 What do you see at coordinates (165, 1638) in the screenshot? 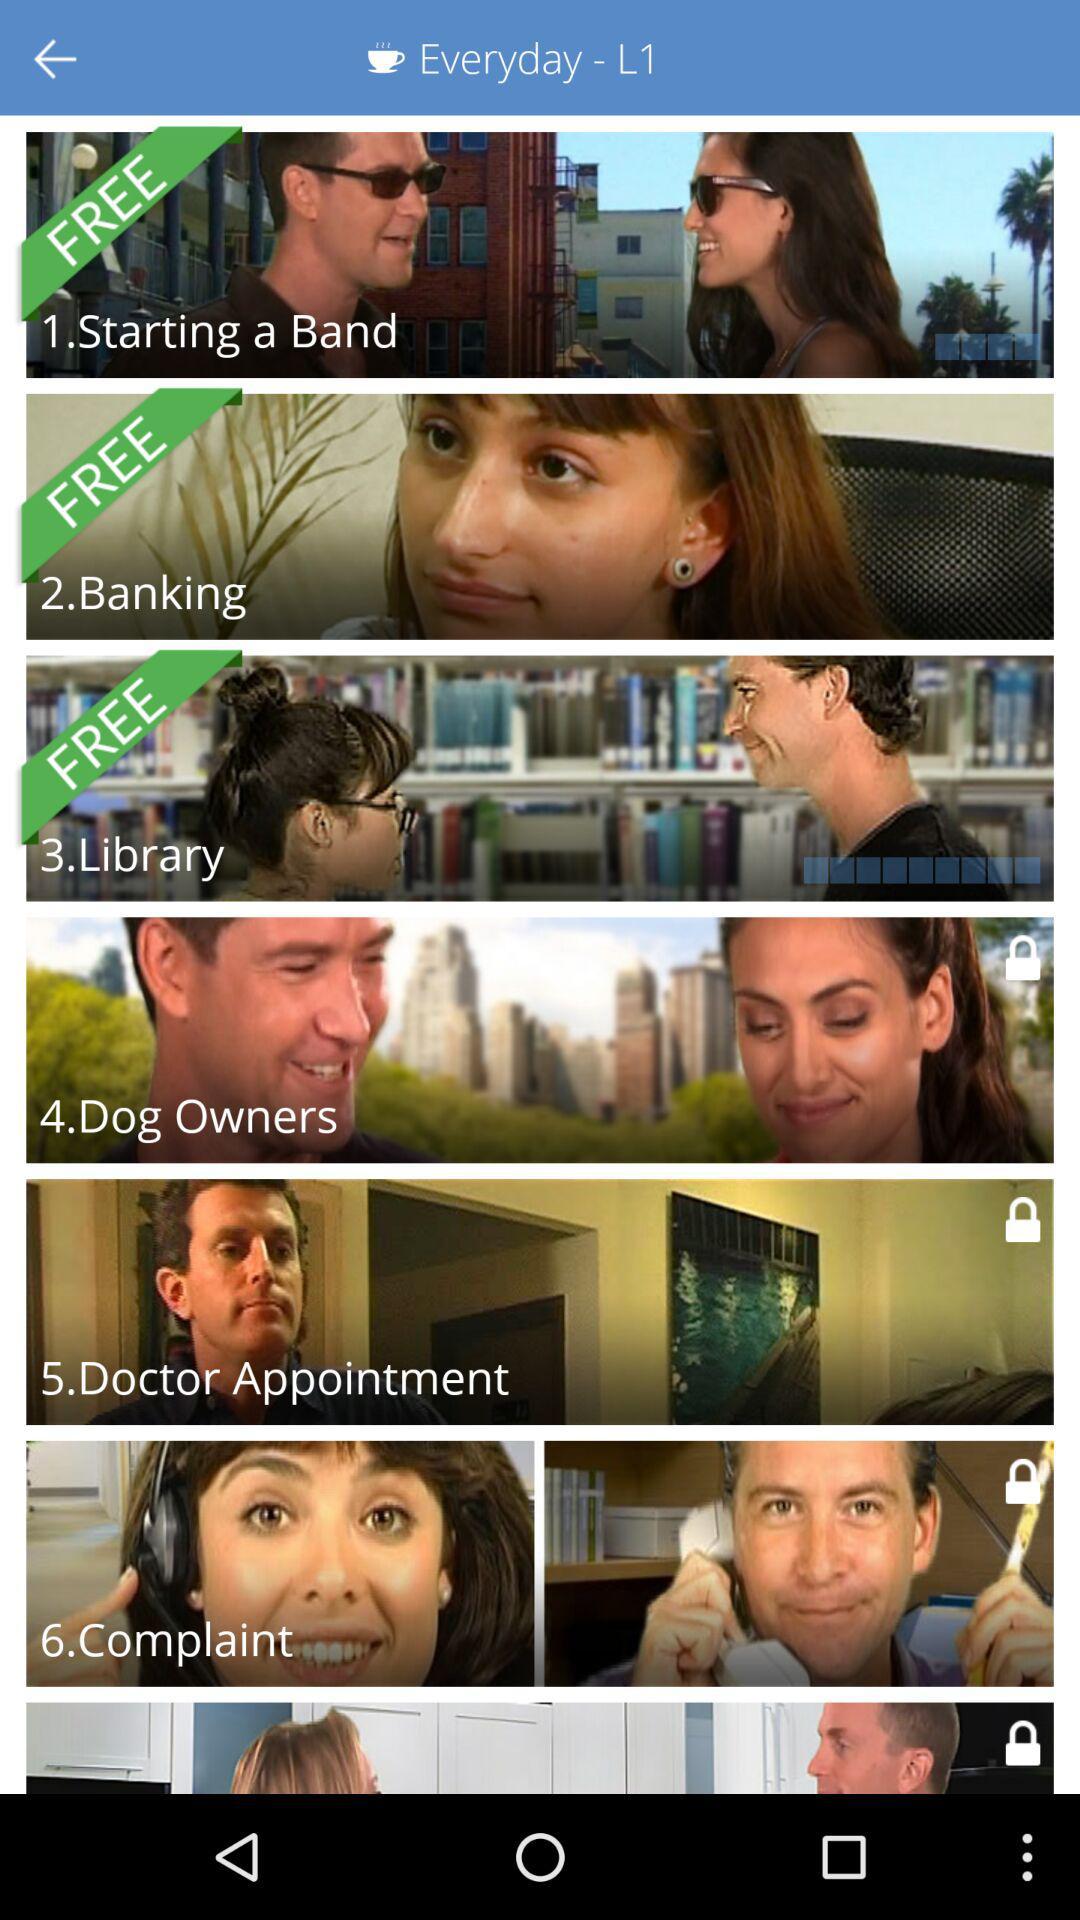
I see `the 6.complaint` at bounding box center [165, 1638].